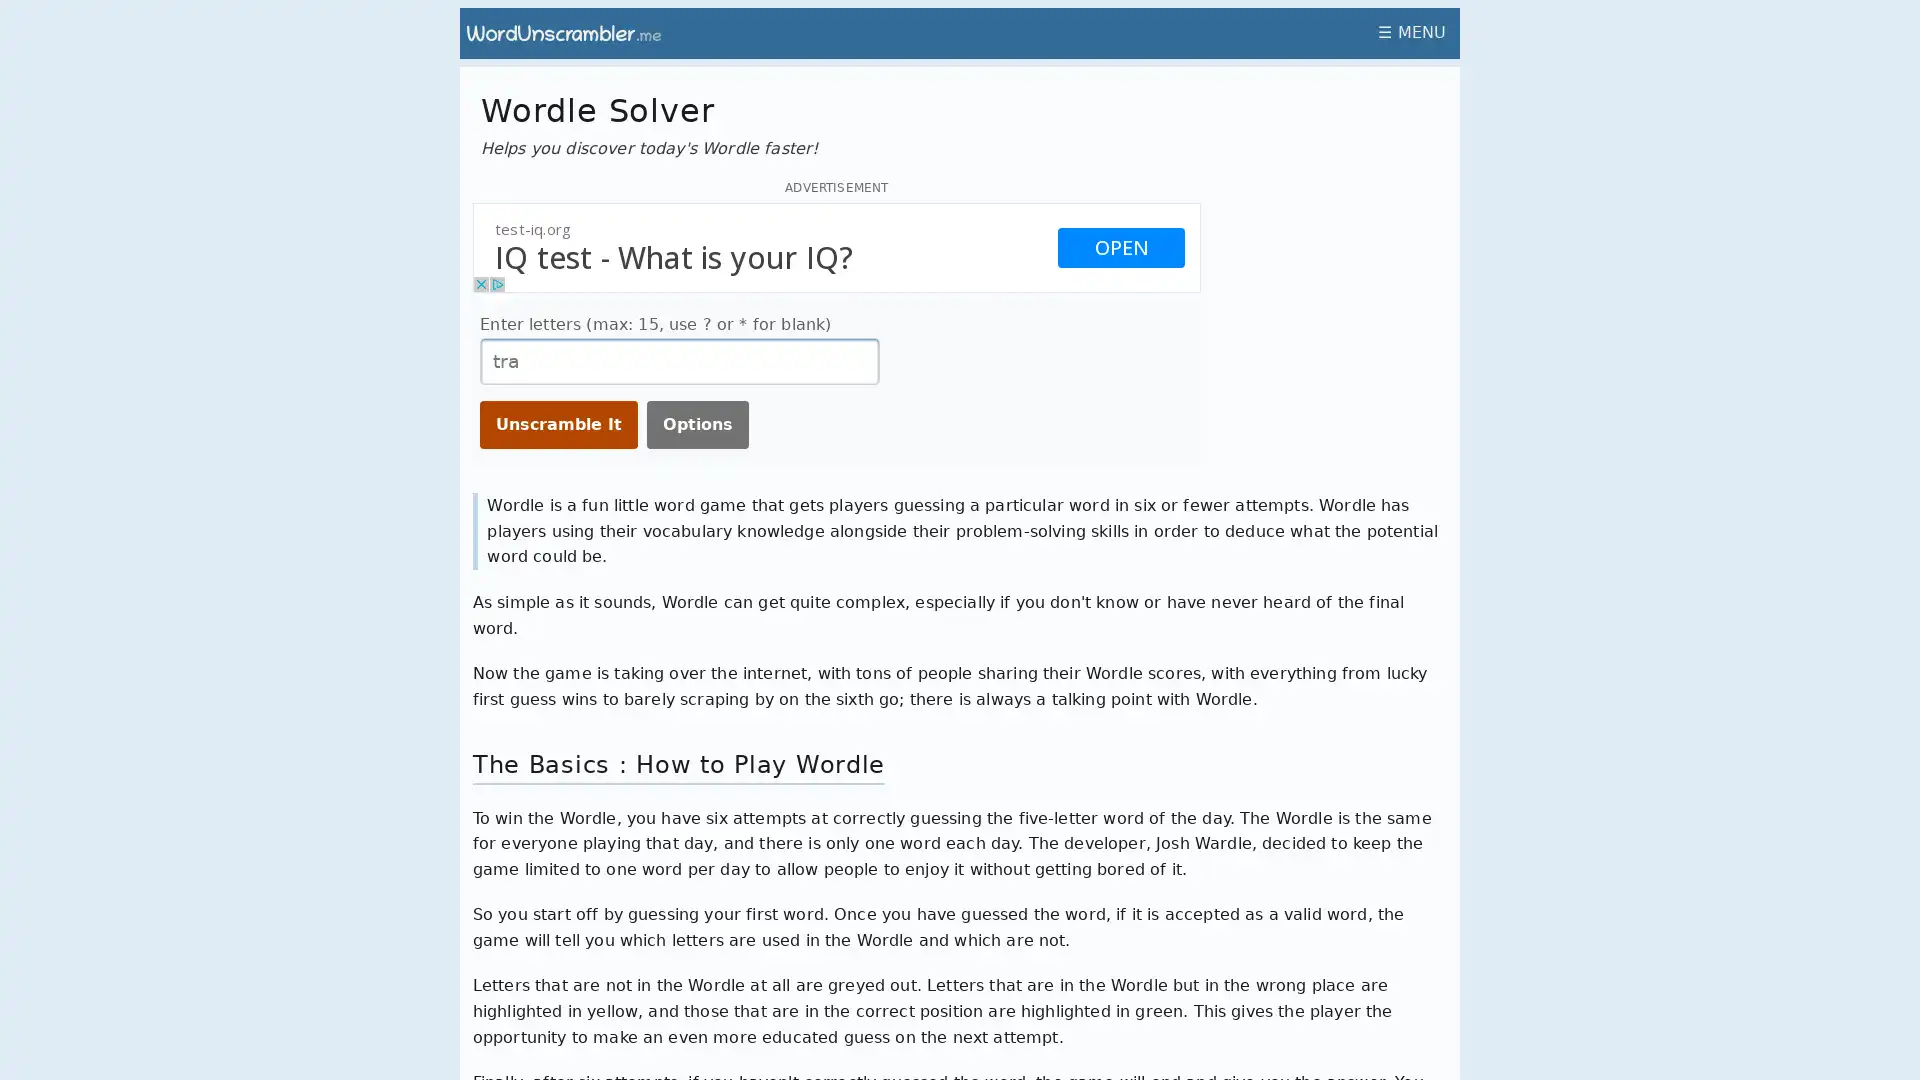 The image size is (1920, 1080). What do you see at coordinates (697, 423) in the screenshot?
I see `Options` at bounding box center [697, 423].